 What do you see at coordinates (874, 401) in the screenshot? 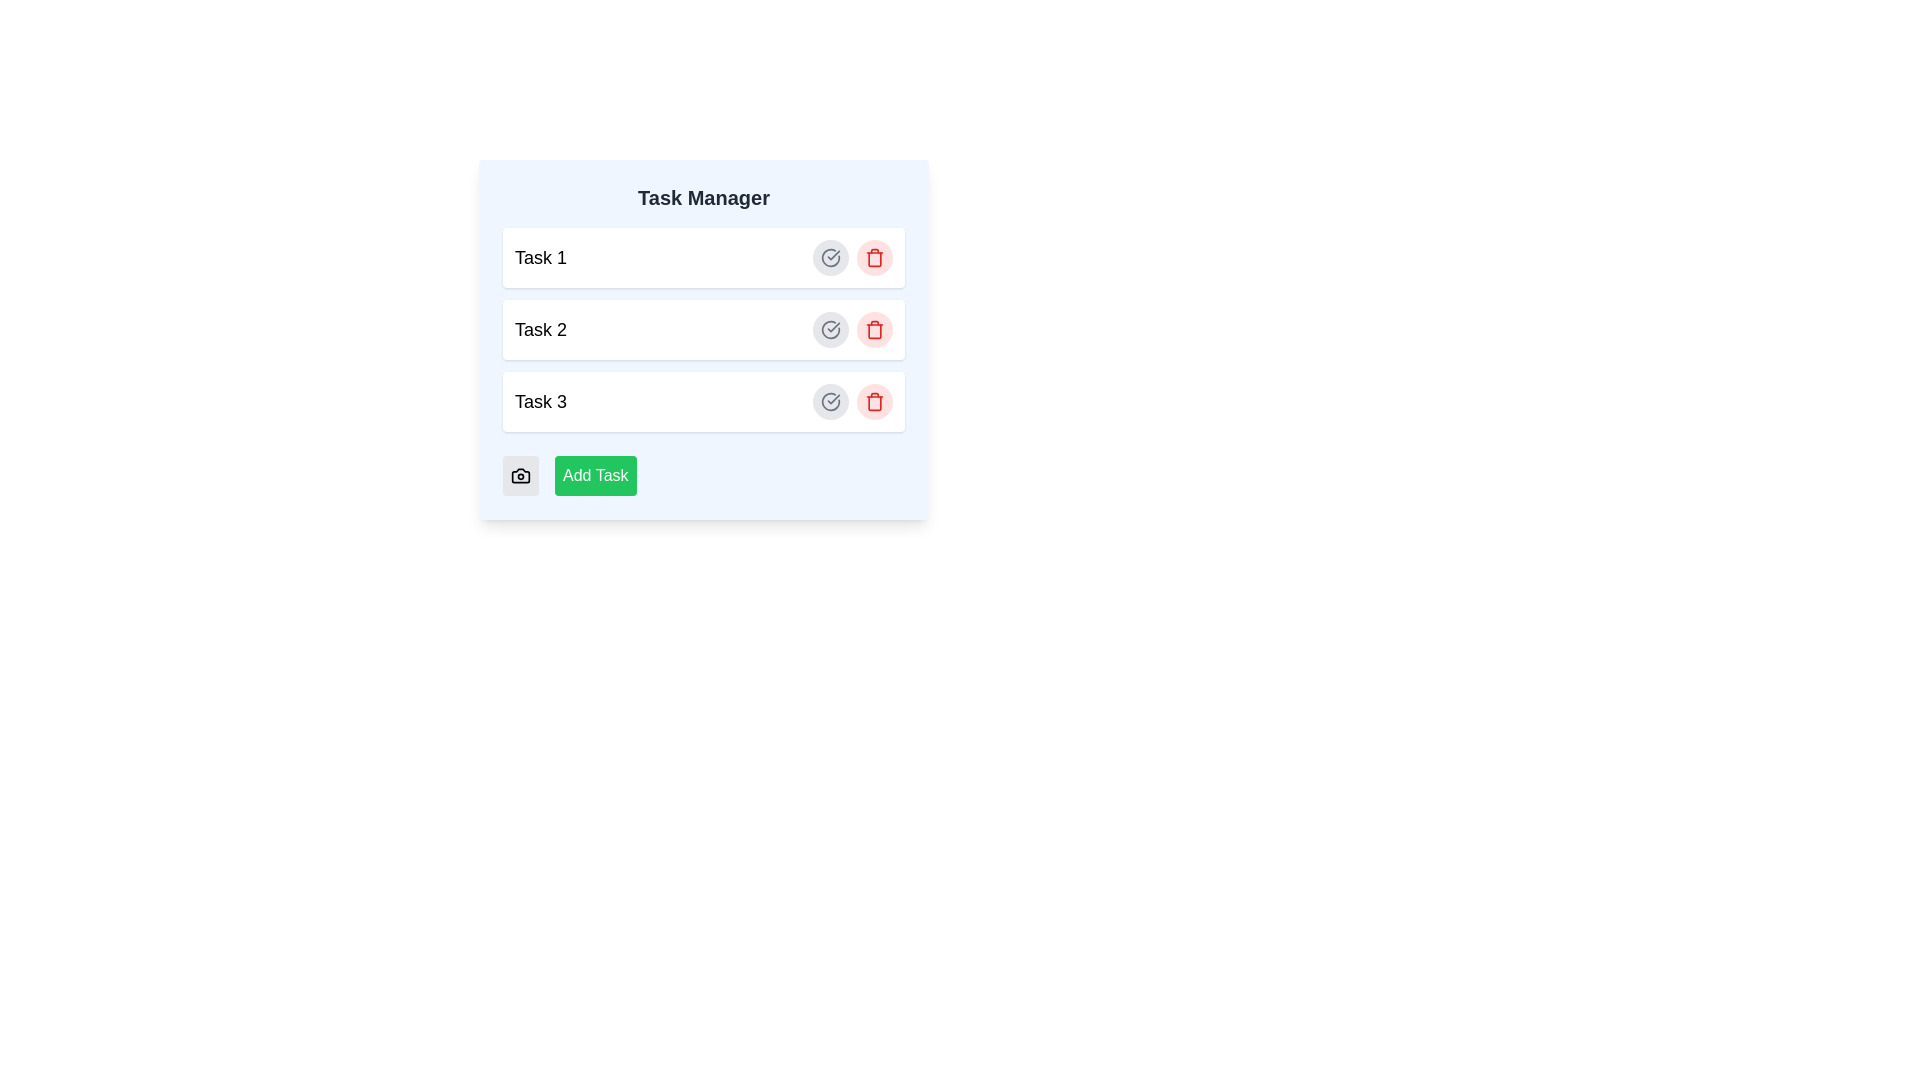
I see `the interactive button with a trash can icon, which is located at the rightmost side of the third row under the 'Task Manager' header` at bounding box center [874, 401].